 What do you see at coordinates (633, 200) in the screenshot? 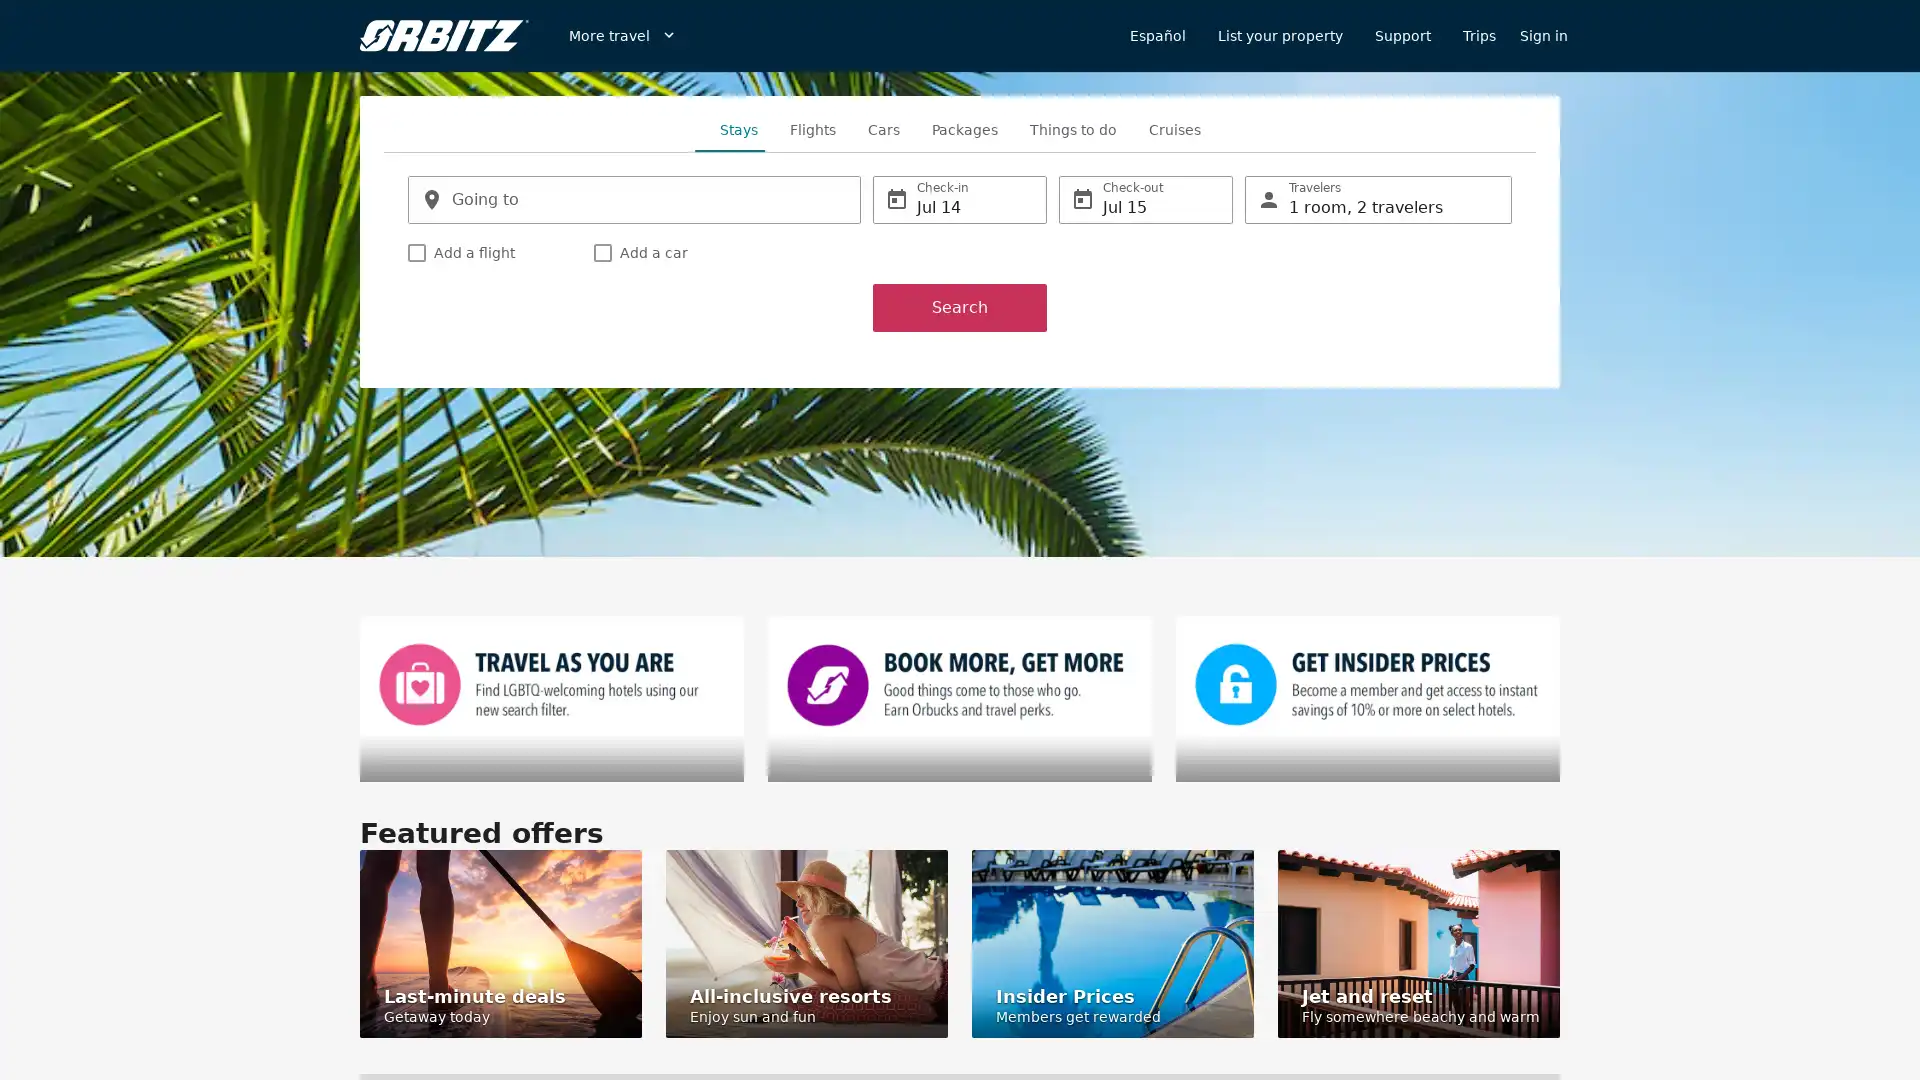
I see `Going to` at bounding box center [633, 200].